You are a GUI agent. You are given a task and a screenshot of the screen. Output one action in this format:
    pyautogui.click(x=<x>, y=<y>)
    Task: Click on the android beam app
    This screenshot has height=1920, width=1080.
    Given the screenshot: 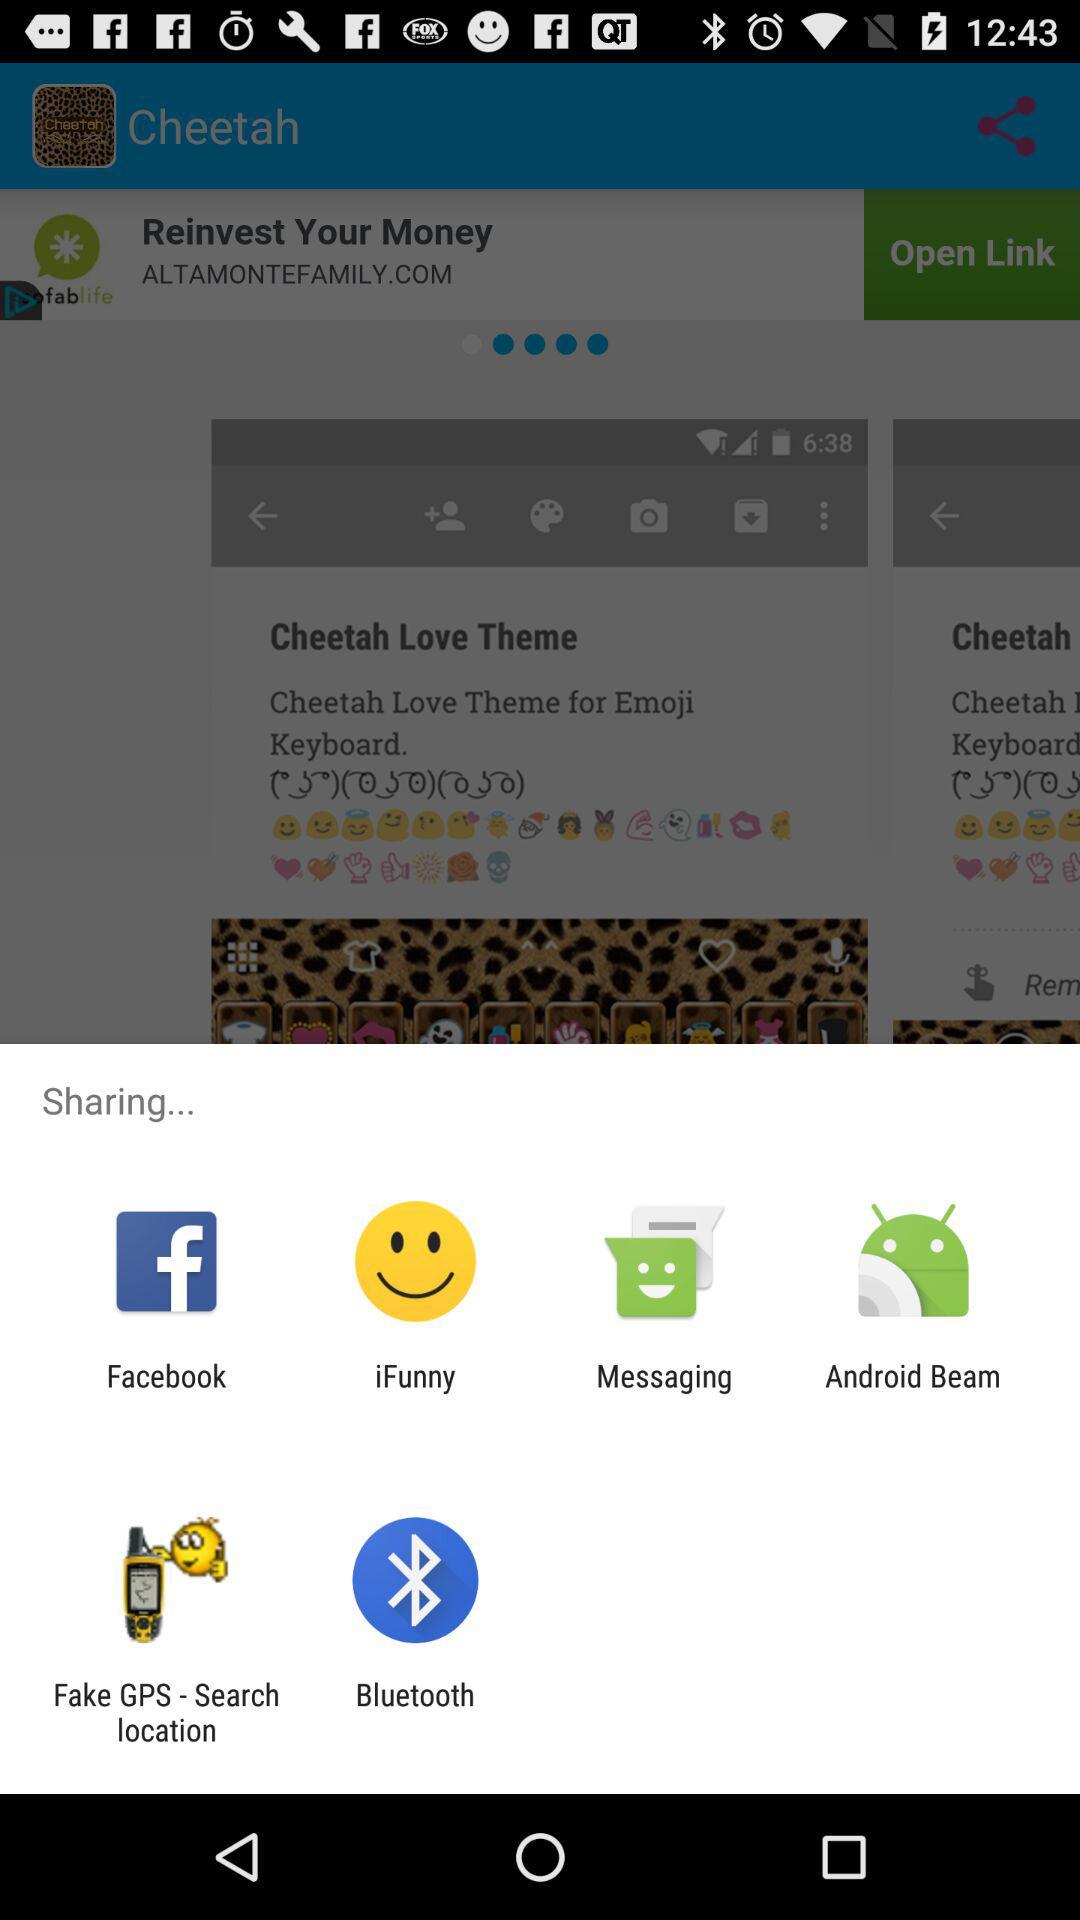 What is the action you would take?
    pyautogui.click(x=913, y=1392)
    